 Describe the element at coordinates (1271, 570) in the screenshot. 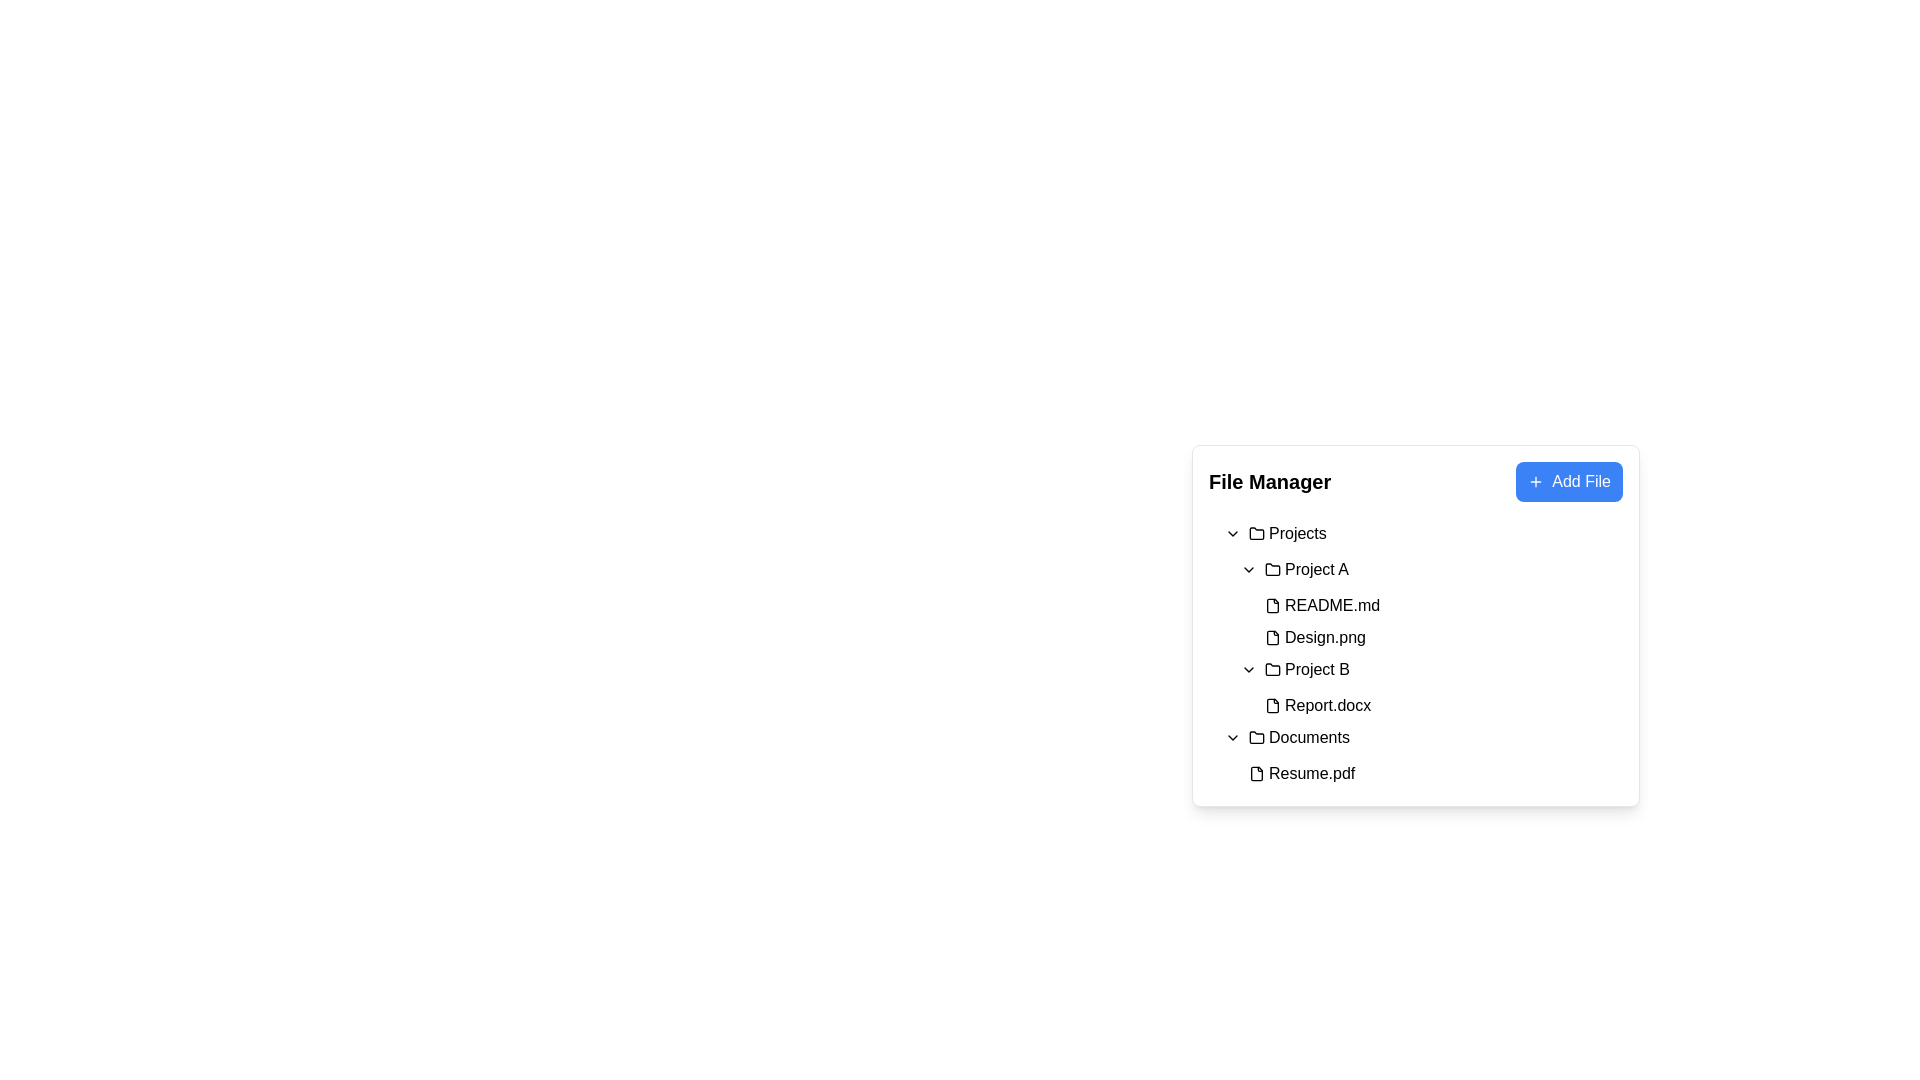

I see `the folder icon representing 'Project A' in the file manager` at that location.